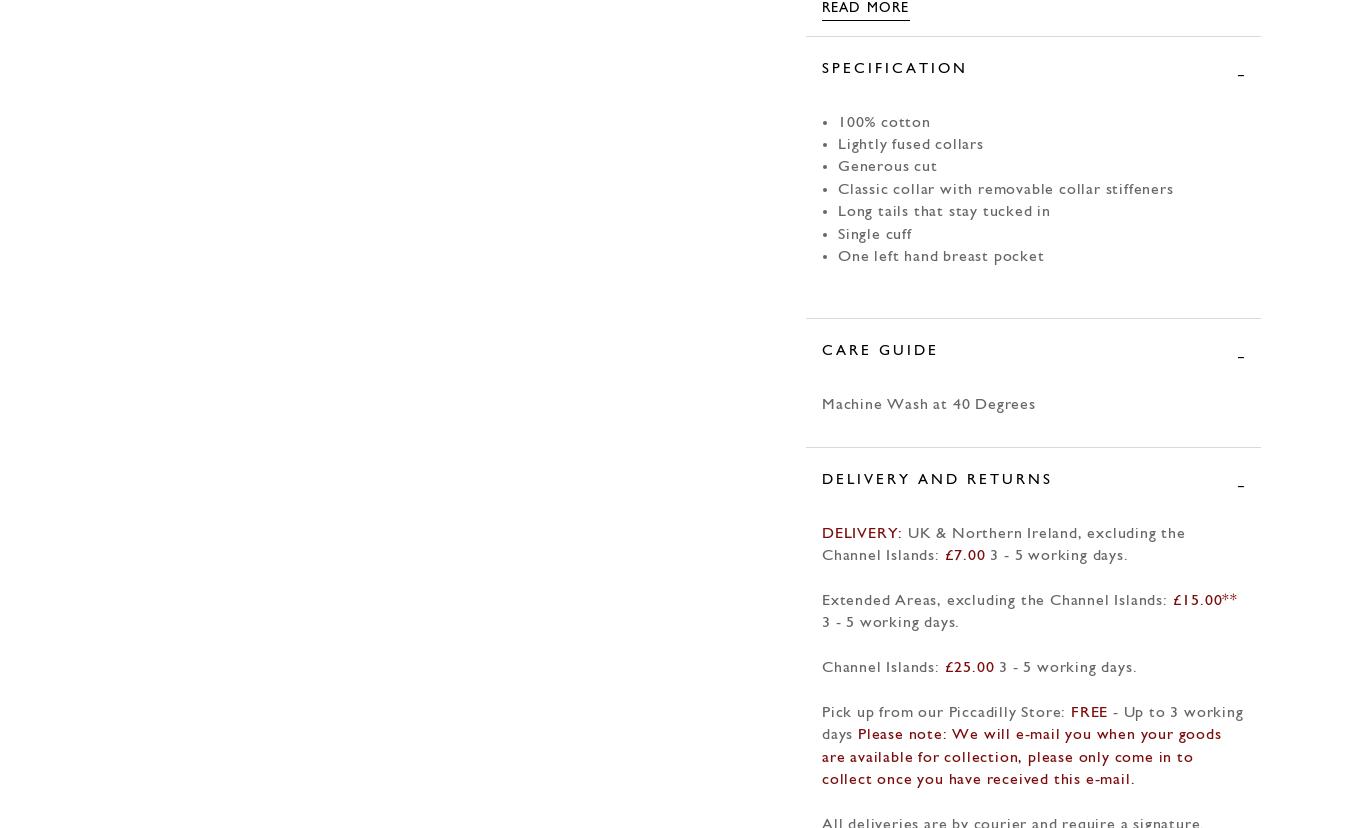  What do you see at coordinates (909, 144) in the screenshot?
I see `'Lightly fused collars'` at bounding box center [909, 144].